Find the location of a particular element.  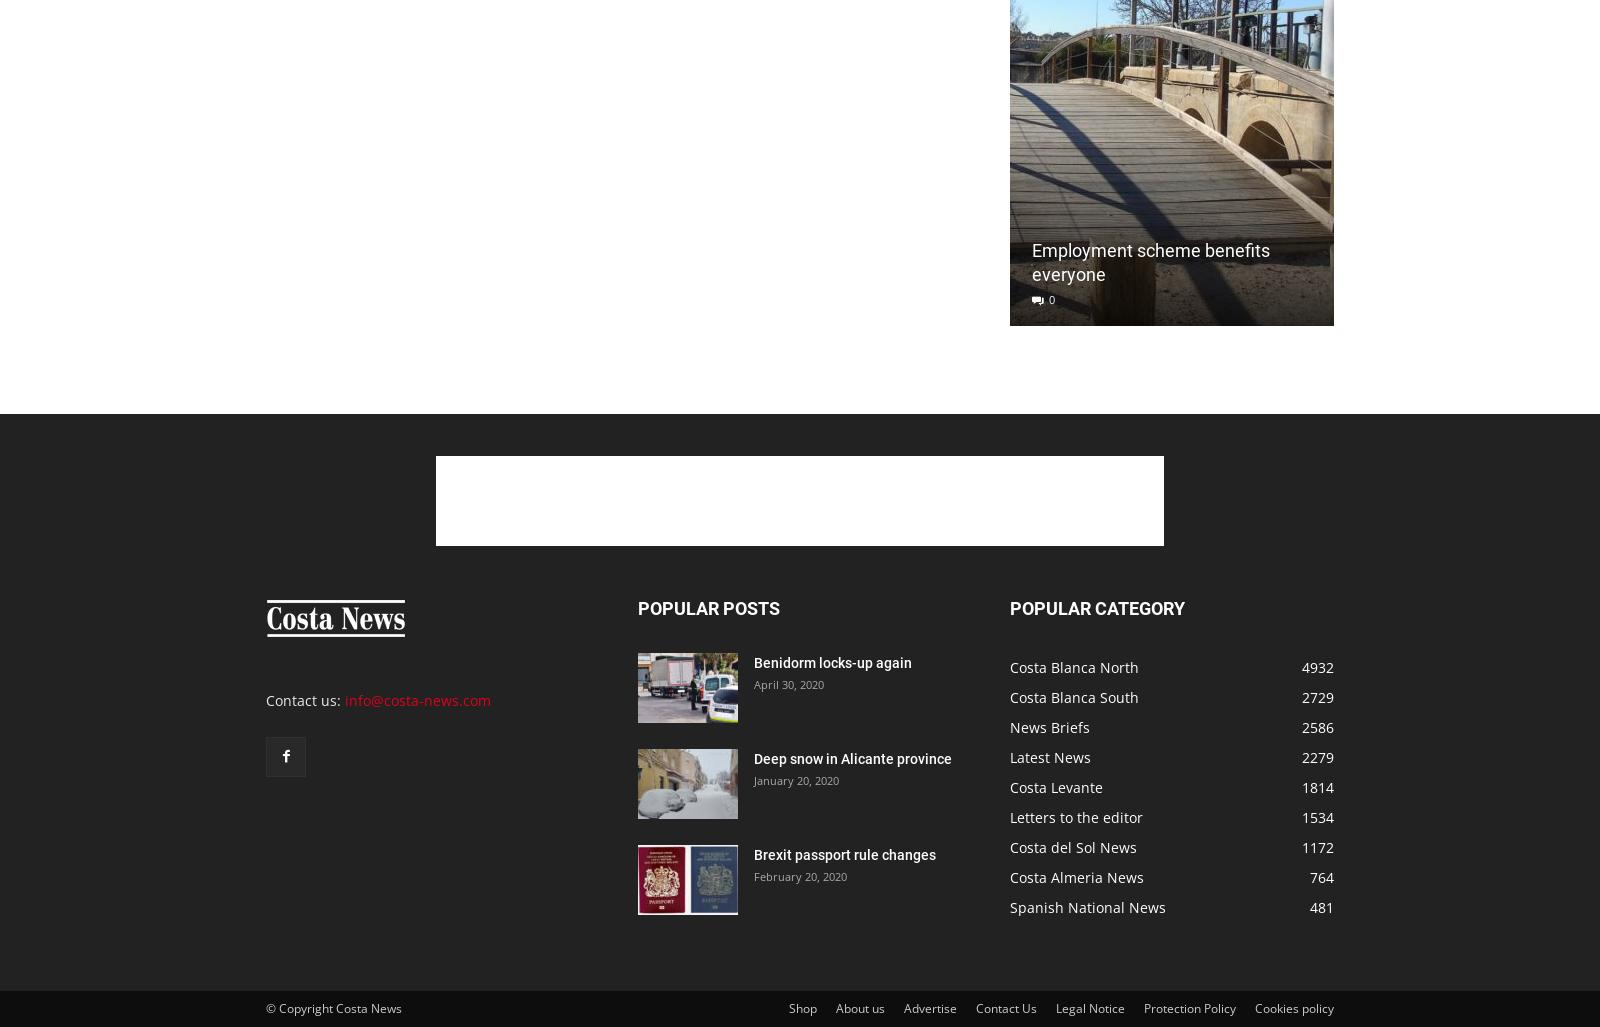

'info@costa-news.com' is located at coordinates (416, 700).